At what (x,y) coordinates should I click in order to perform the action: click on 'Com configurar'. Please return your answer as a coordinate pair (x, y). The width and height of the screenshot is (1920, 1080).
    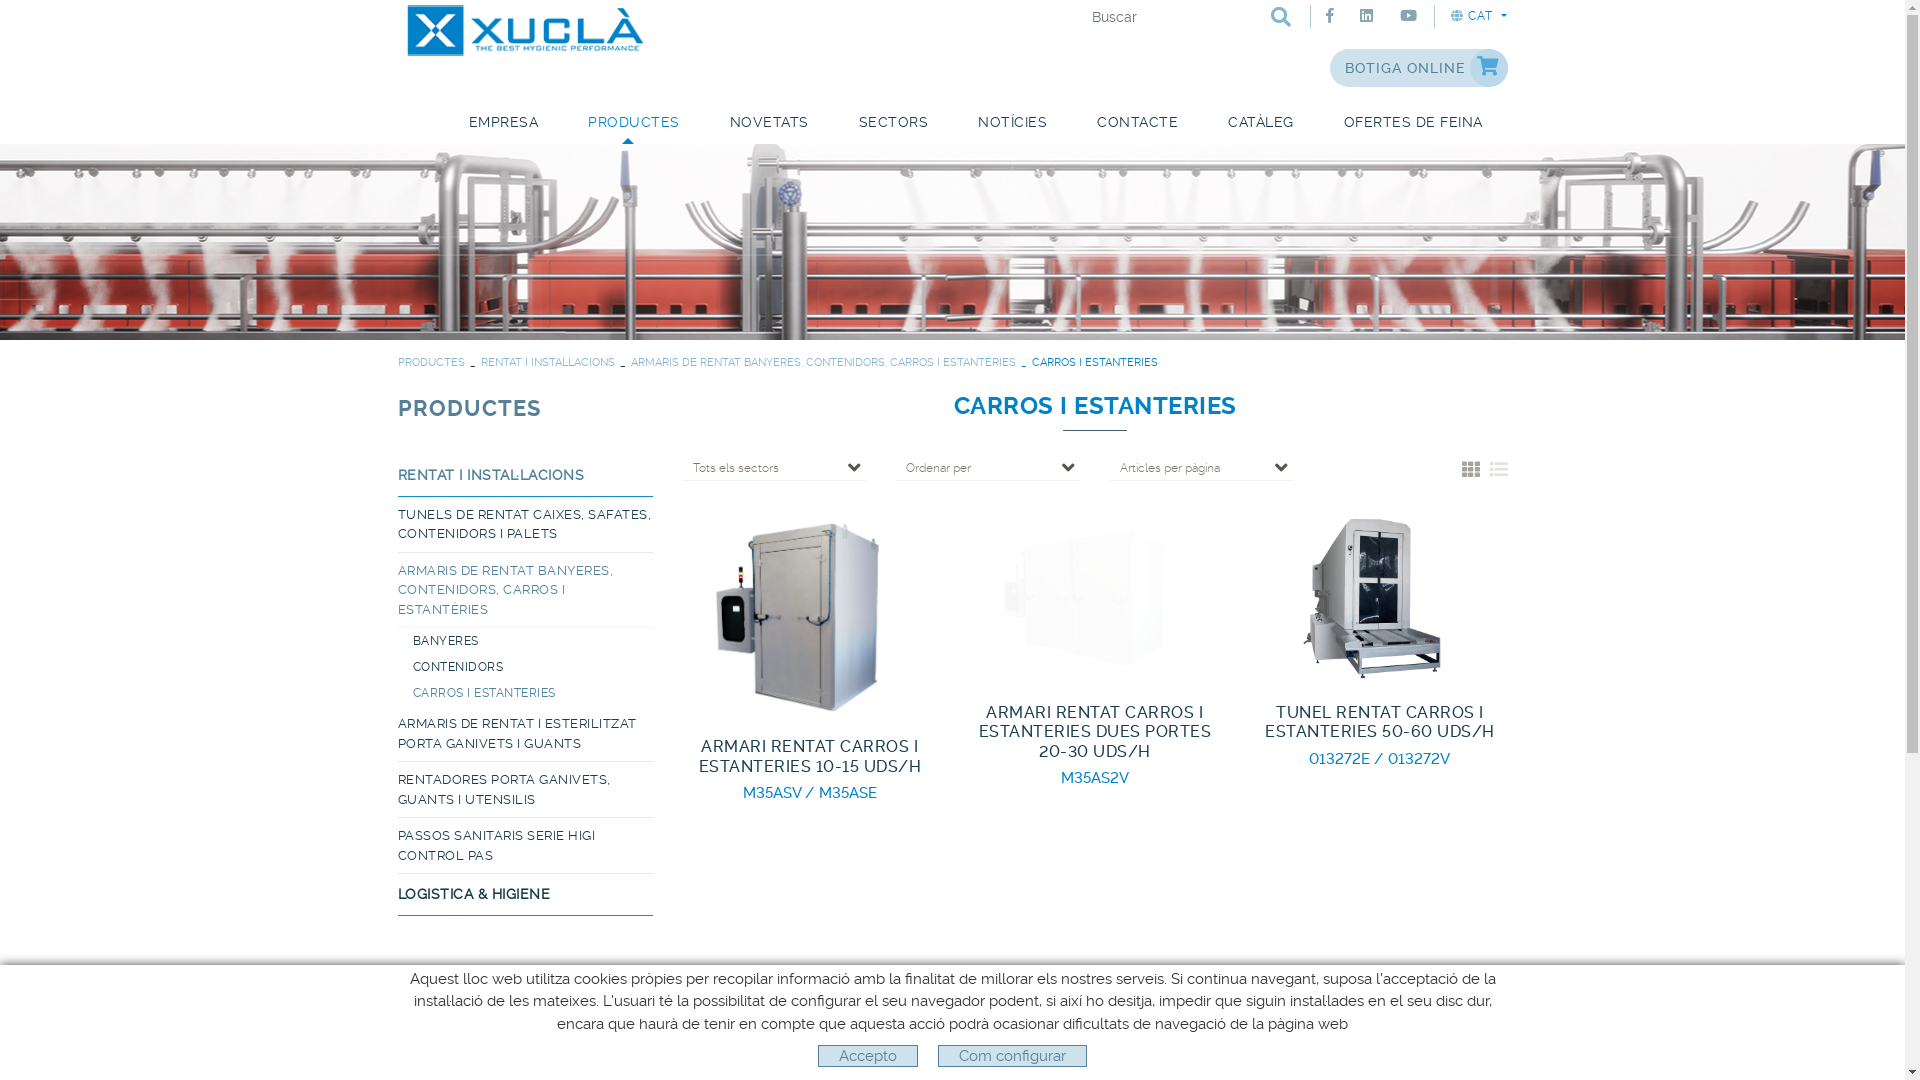
    Looking at the image, I should click on (1012, 1055).